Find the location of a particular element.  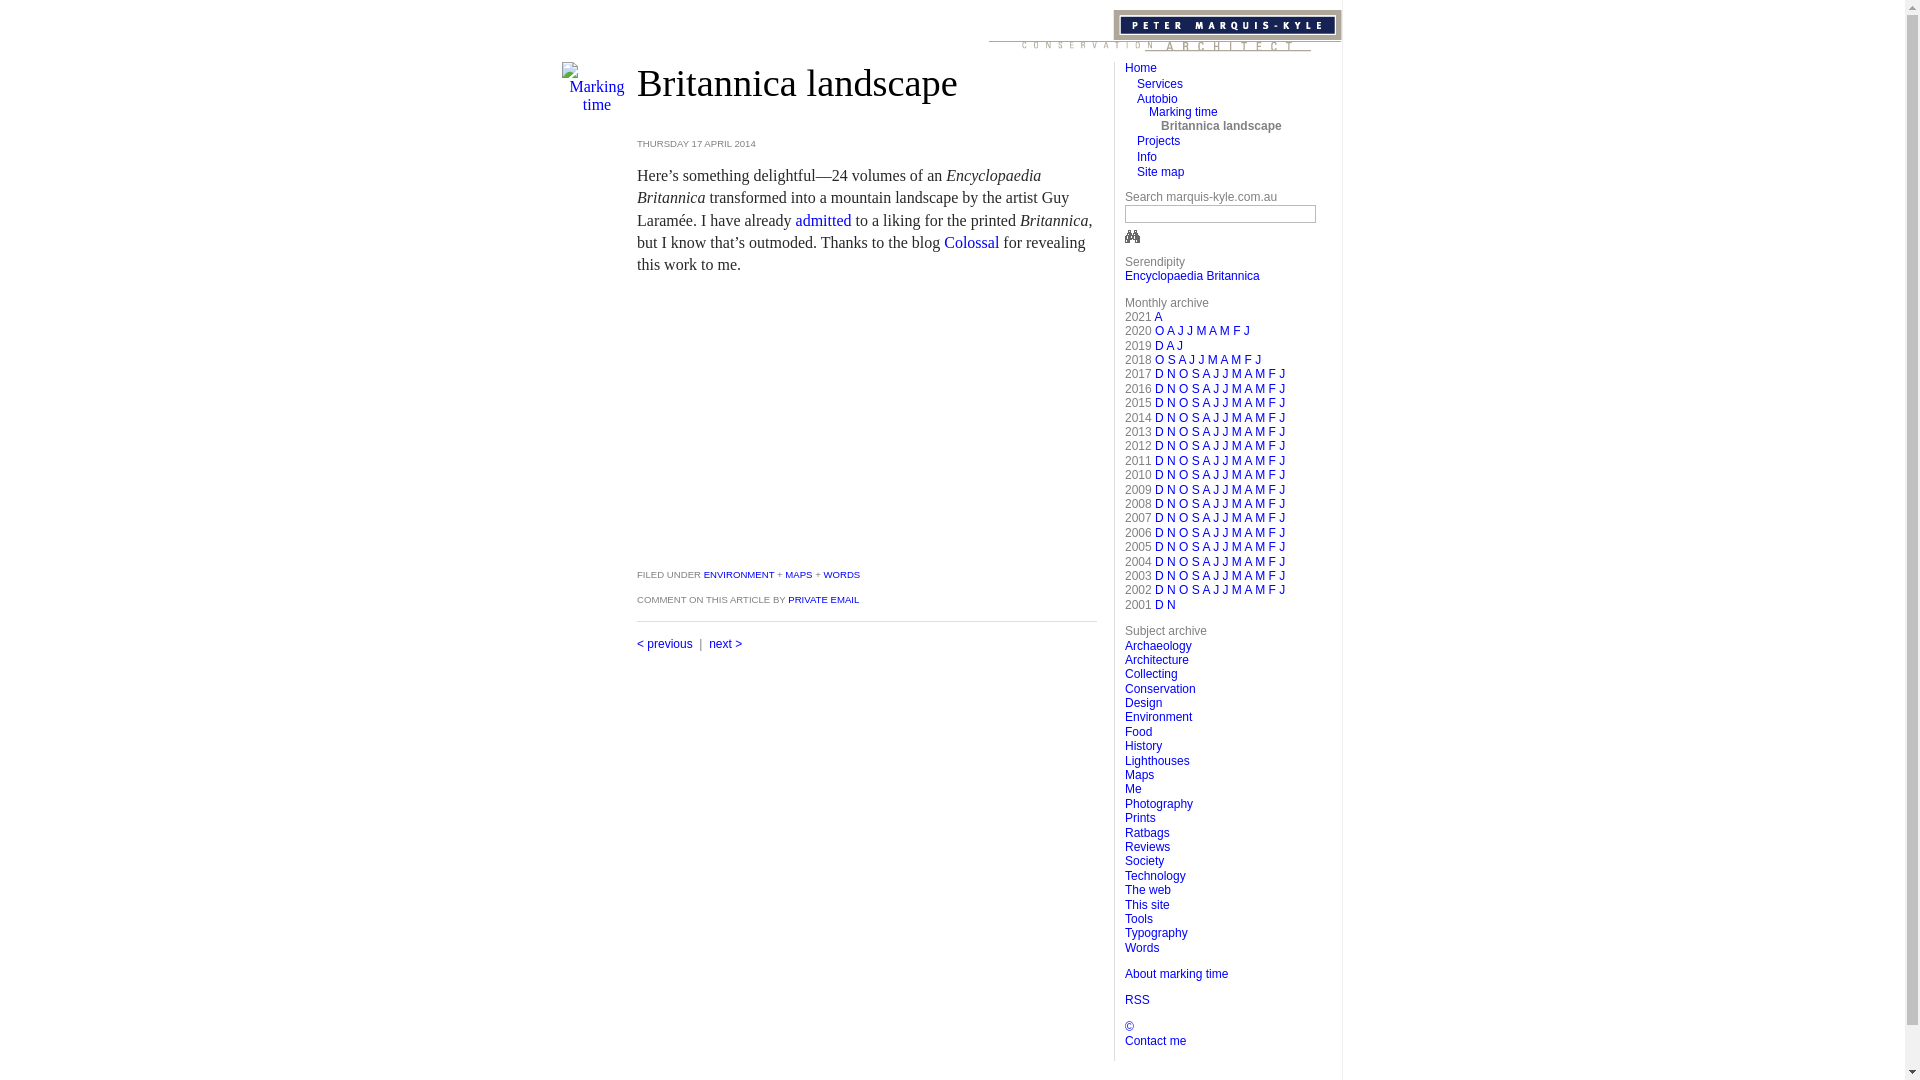

'Collecting' is located at coordinates (1151, 674).